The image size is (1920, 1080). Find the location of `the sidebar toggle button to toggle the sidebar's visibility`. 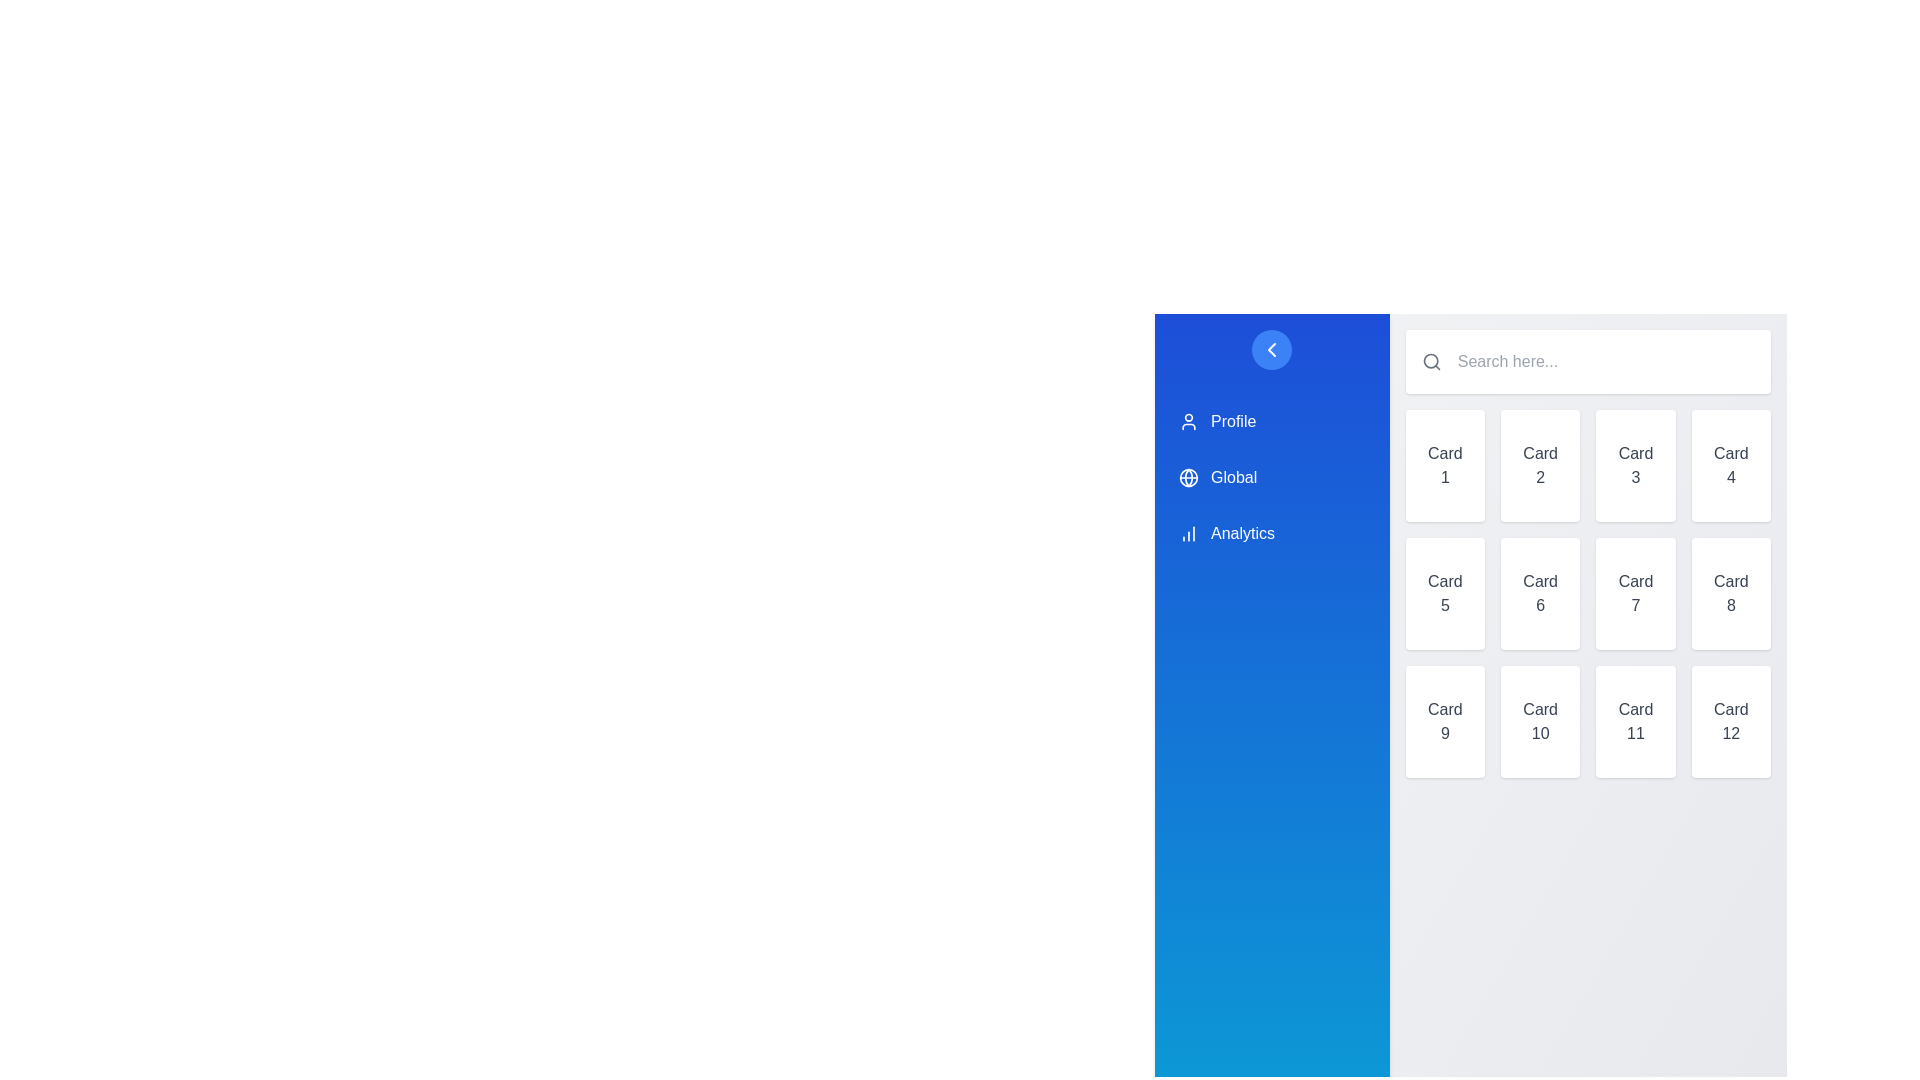

the sidebar toggle button to toggle the sidebar's visibility is located at coordinates (1271, 349).